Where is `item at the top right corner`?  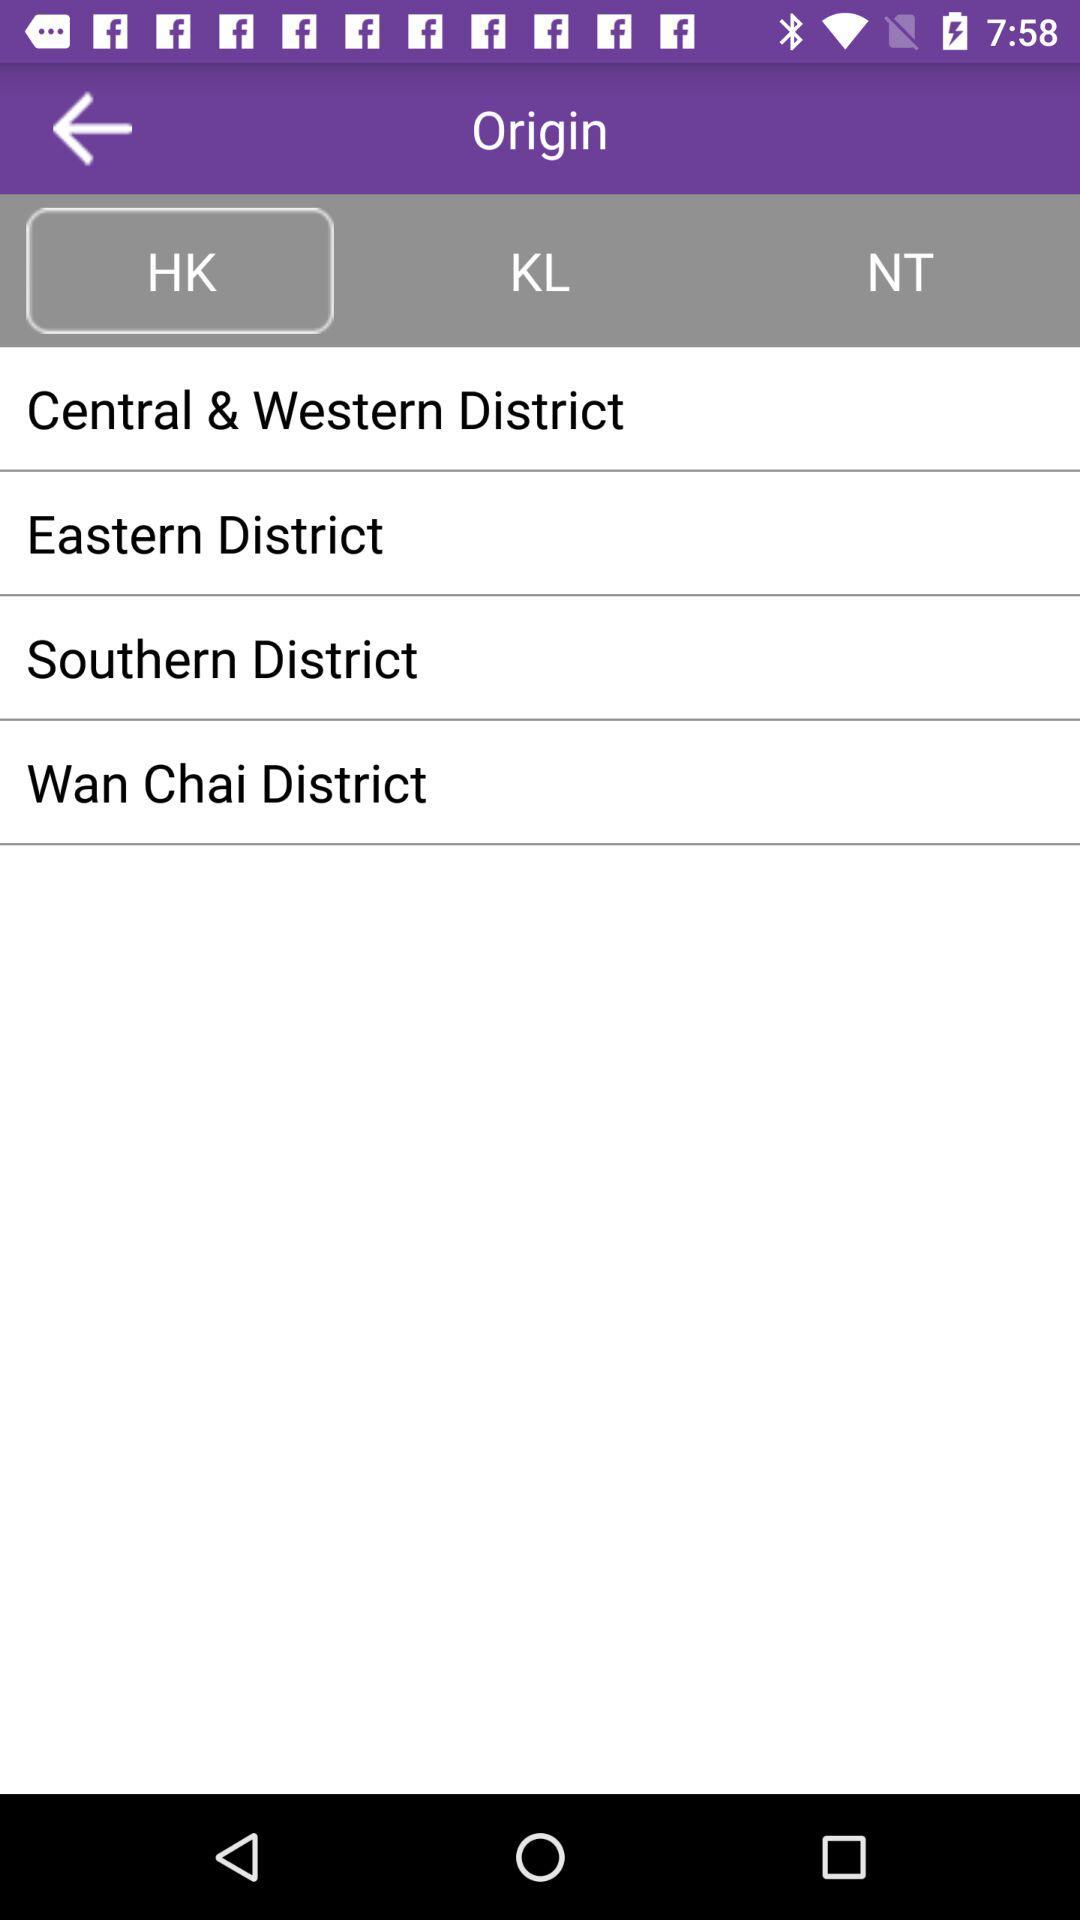 item at the top right corner is located at coordinates (898, 269).